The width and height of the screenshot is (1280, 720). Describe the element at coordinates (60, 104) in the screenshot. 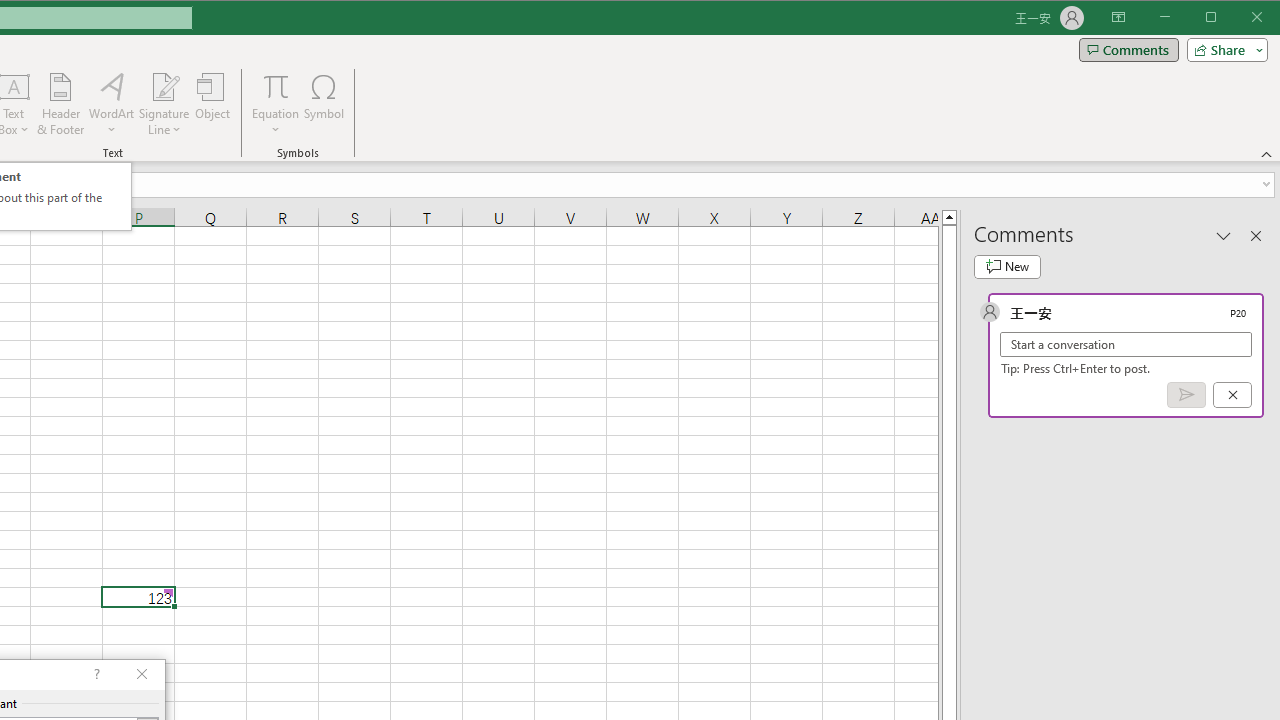

I see `'Header & Footer...'` at that location.